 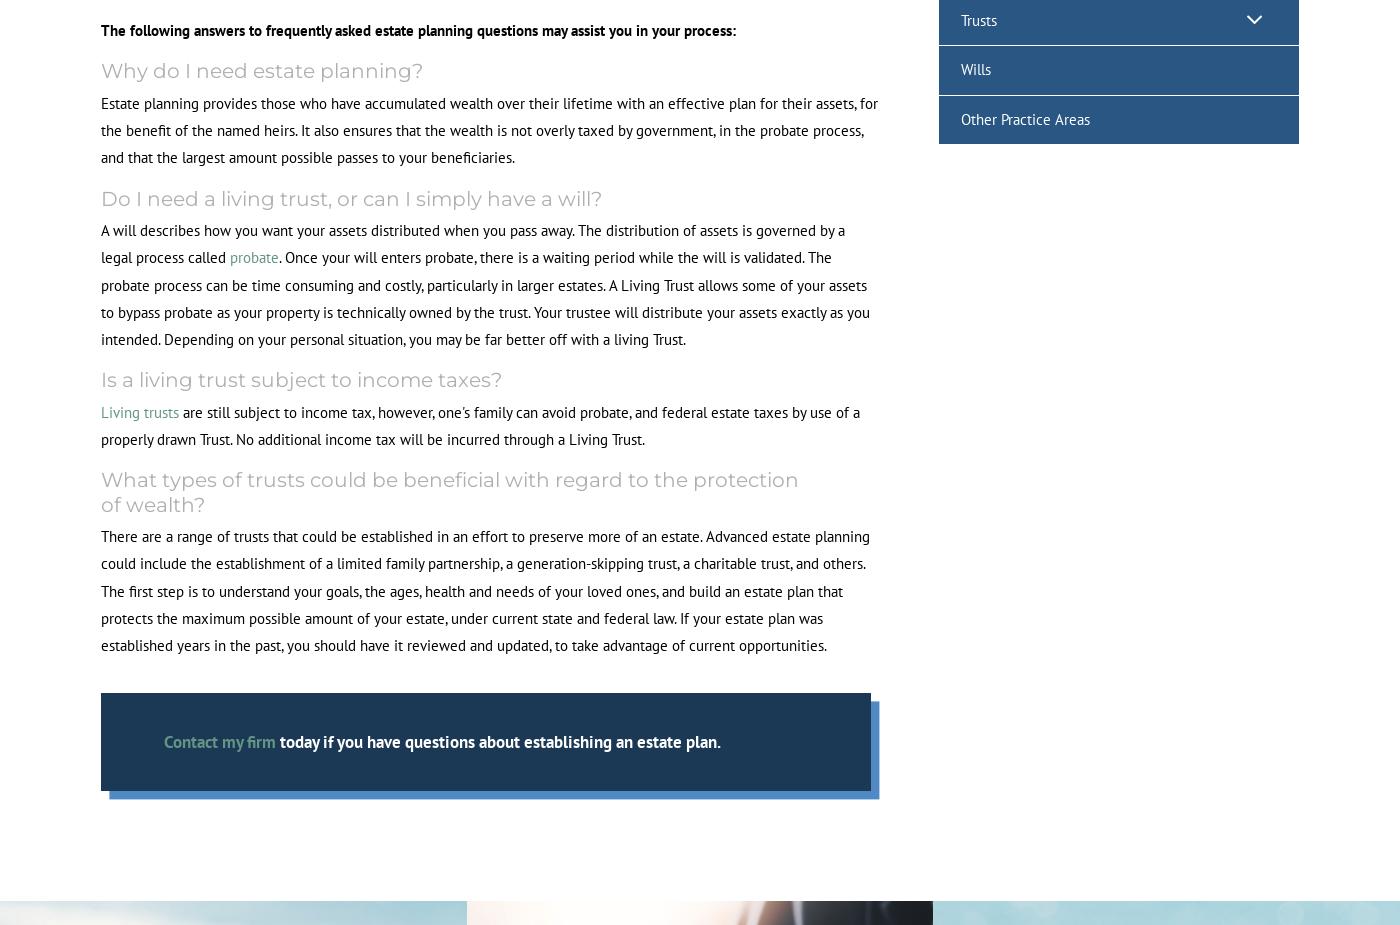 I want to click on 'of wealth?', so click(x=100, y=503).